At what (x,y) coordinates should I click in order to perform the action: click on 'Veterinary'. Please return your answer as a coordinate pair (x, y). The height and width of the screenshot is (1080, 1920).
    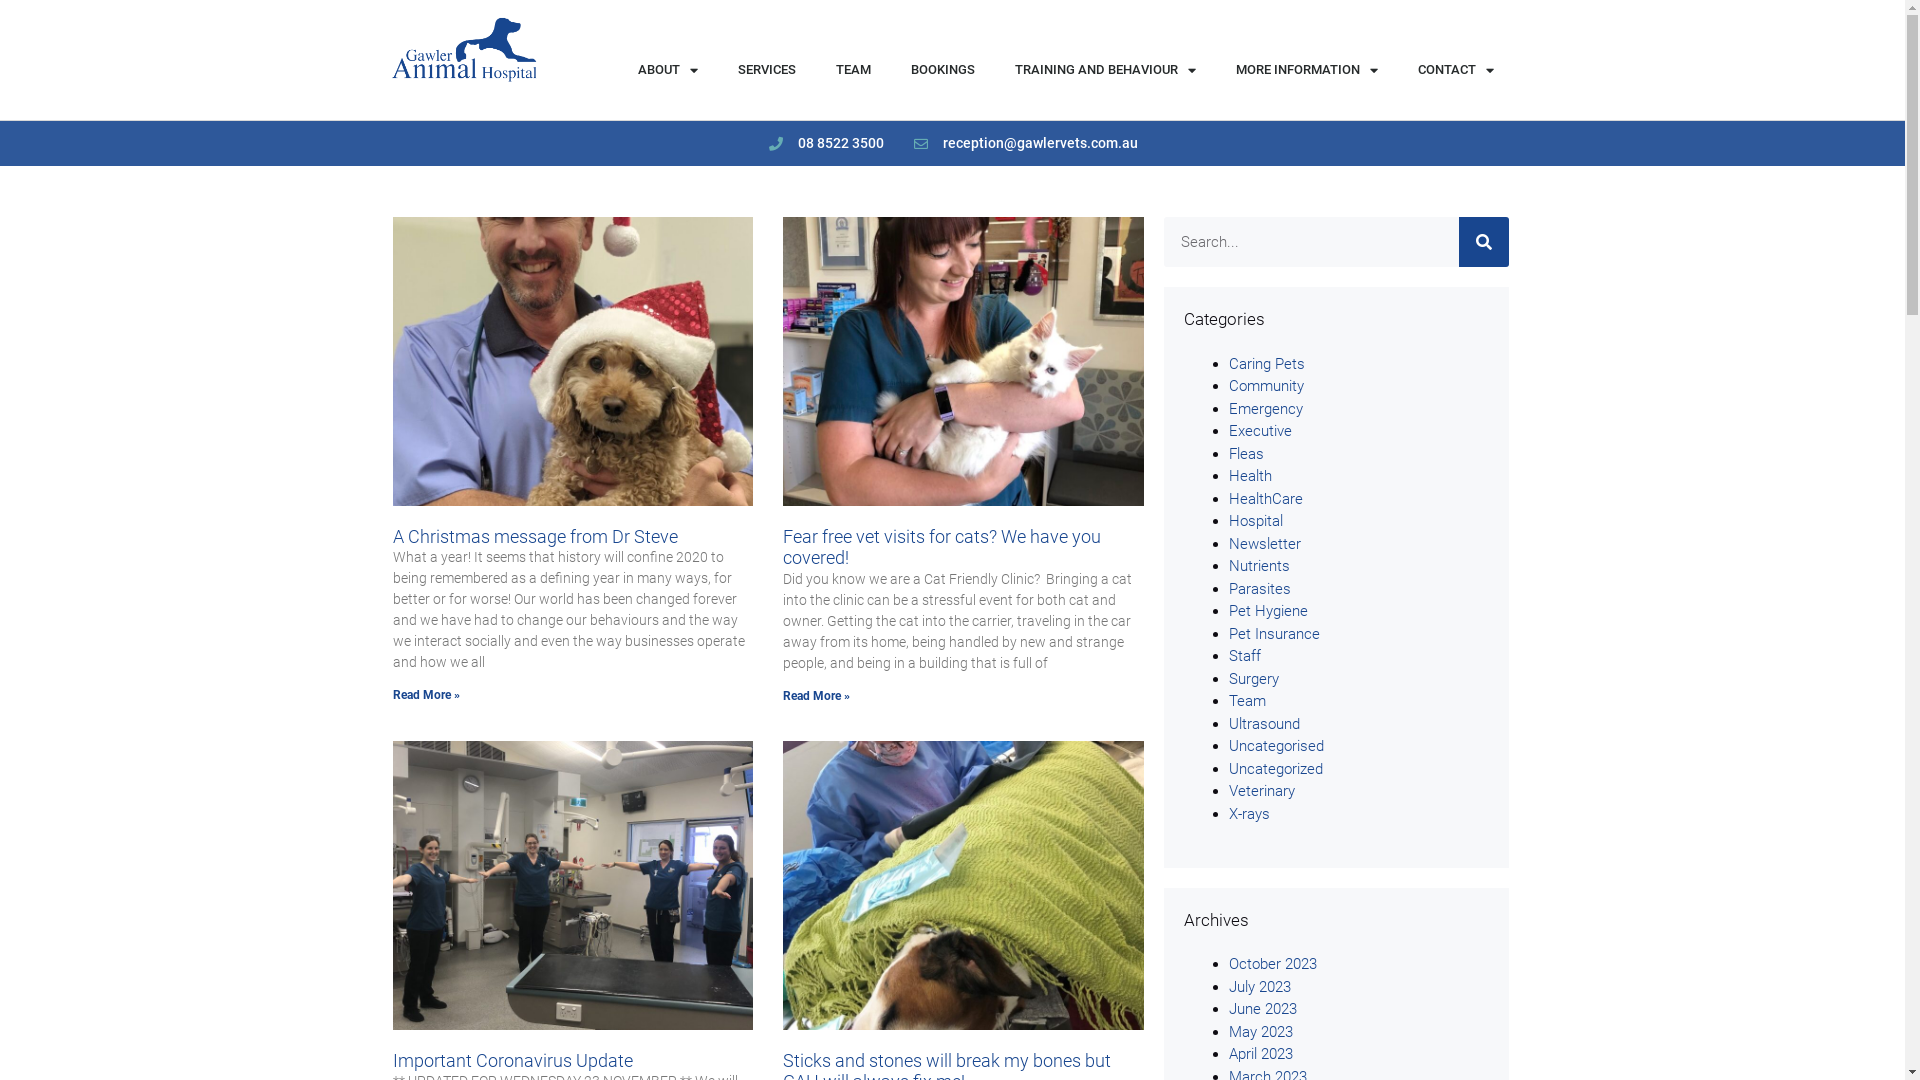
    Looking at the image, I should click on (1261, 789).